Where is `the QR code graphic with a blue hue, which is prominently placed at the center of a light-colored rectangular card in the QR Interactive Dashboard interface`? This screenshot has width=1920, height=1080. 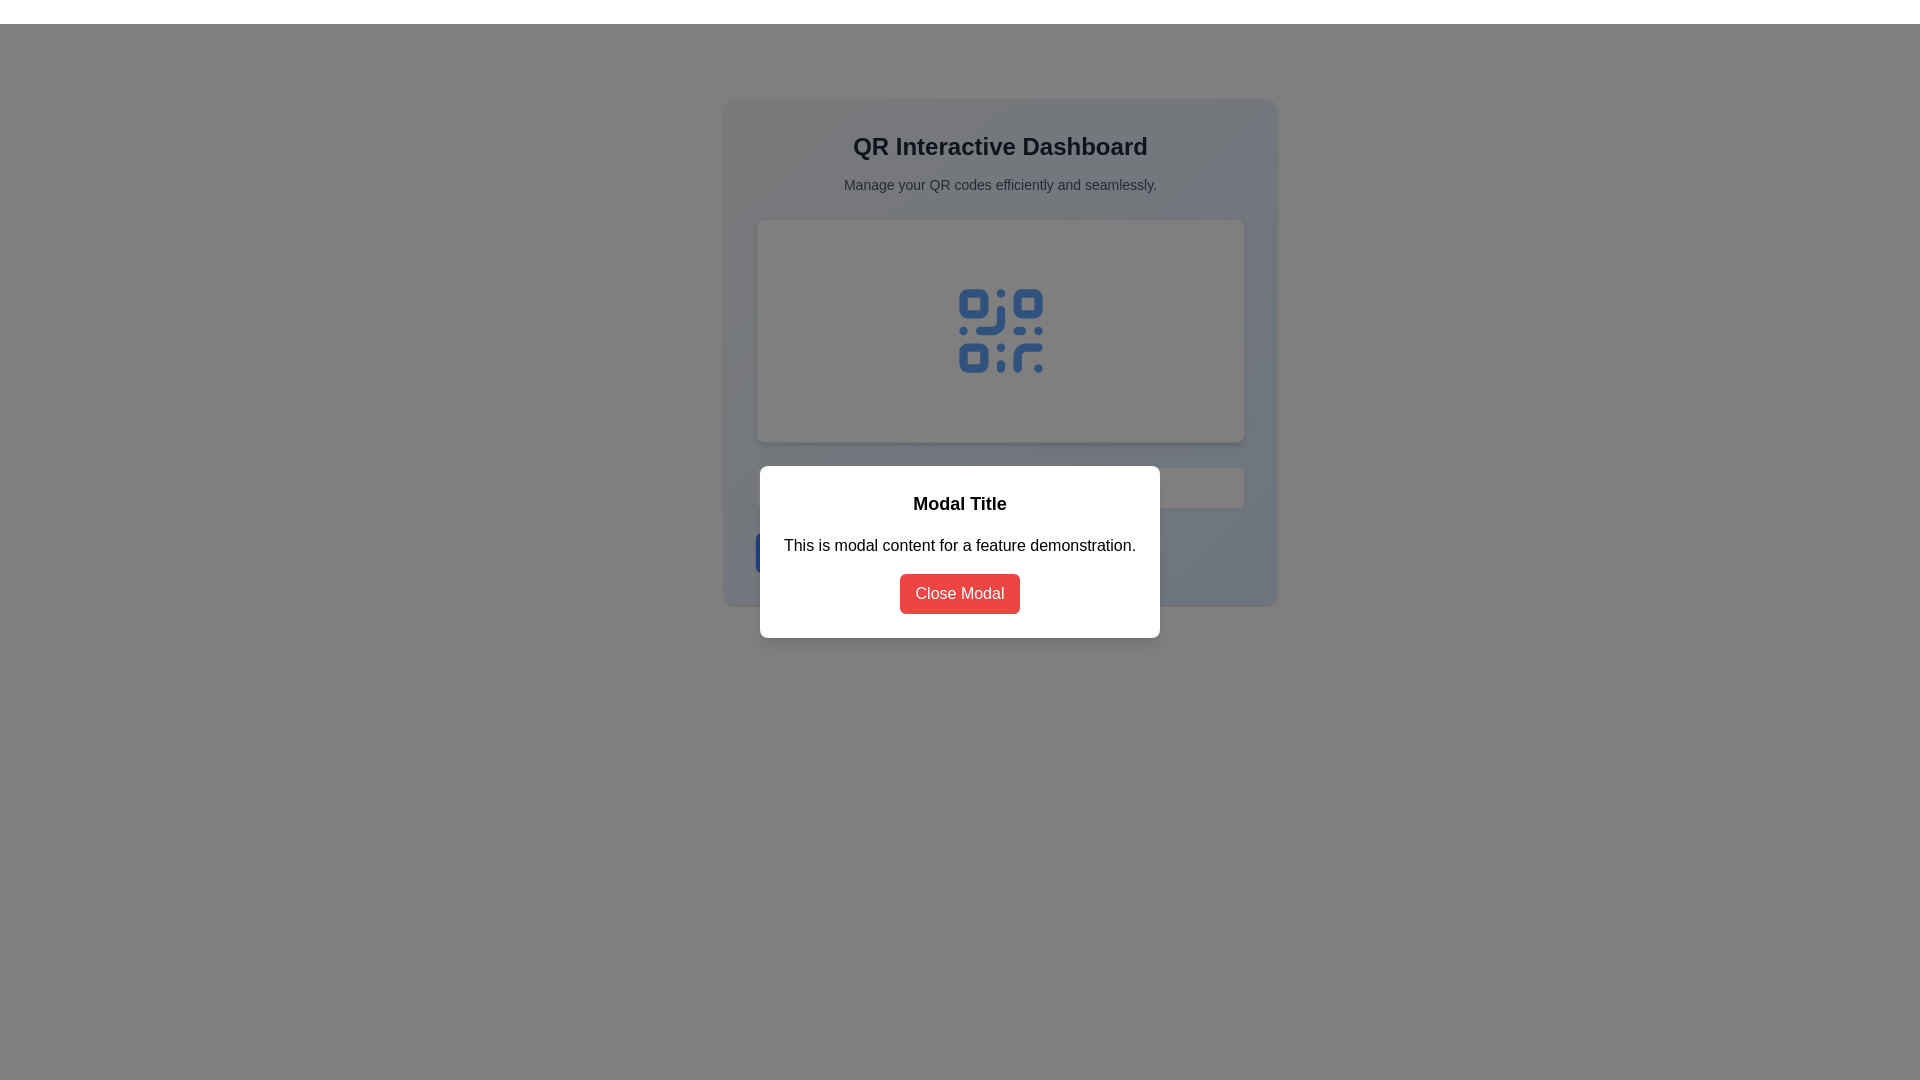 the QR code graphic with a blue hue, which is prominently placed at the center of a light-colored rectangular card in the QR Interactive Dashboard interface is located at coordinates (1000, 330).